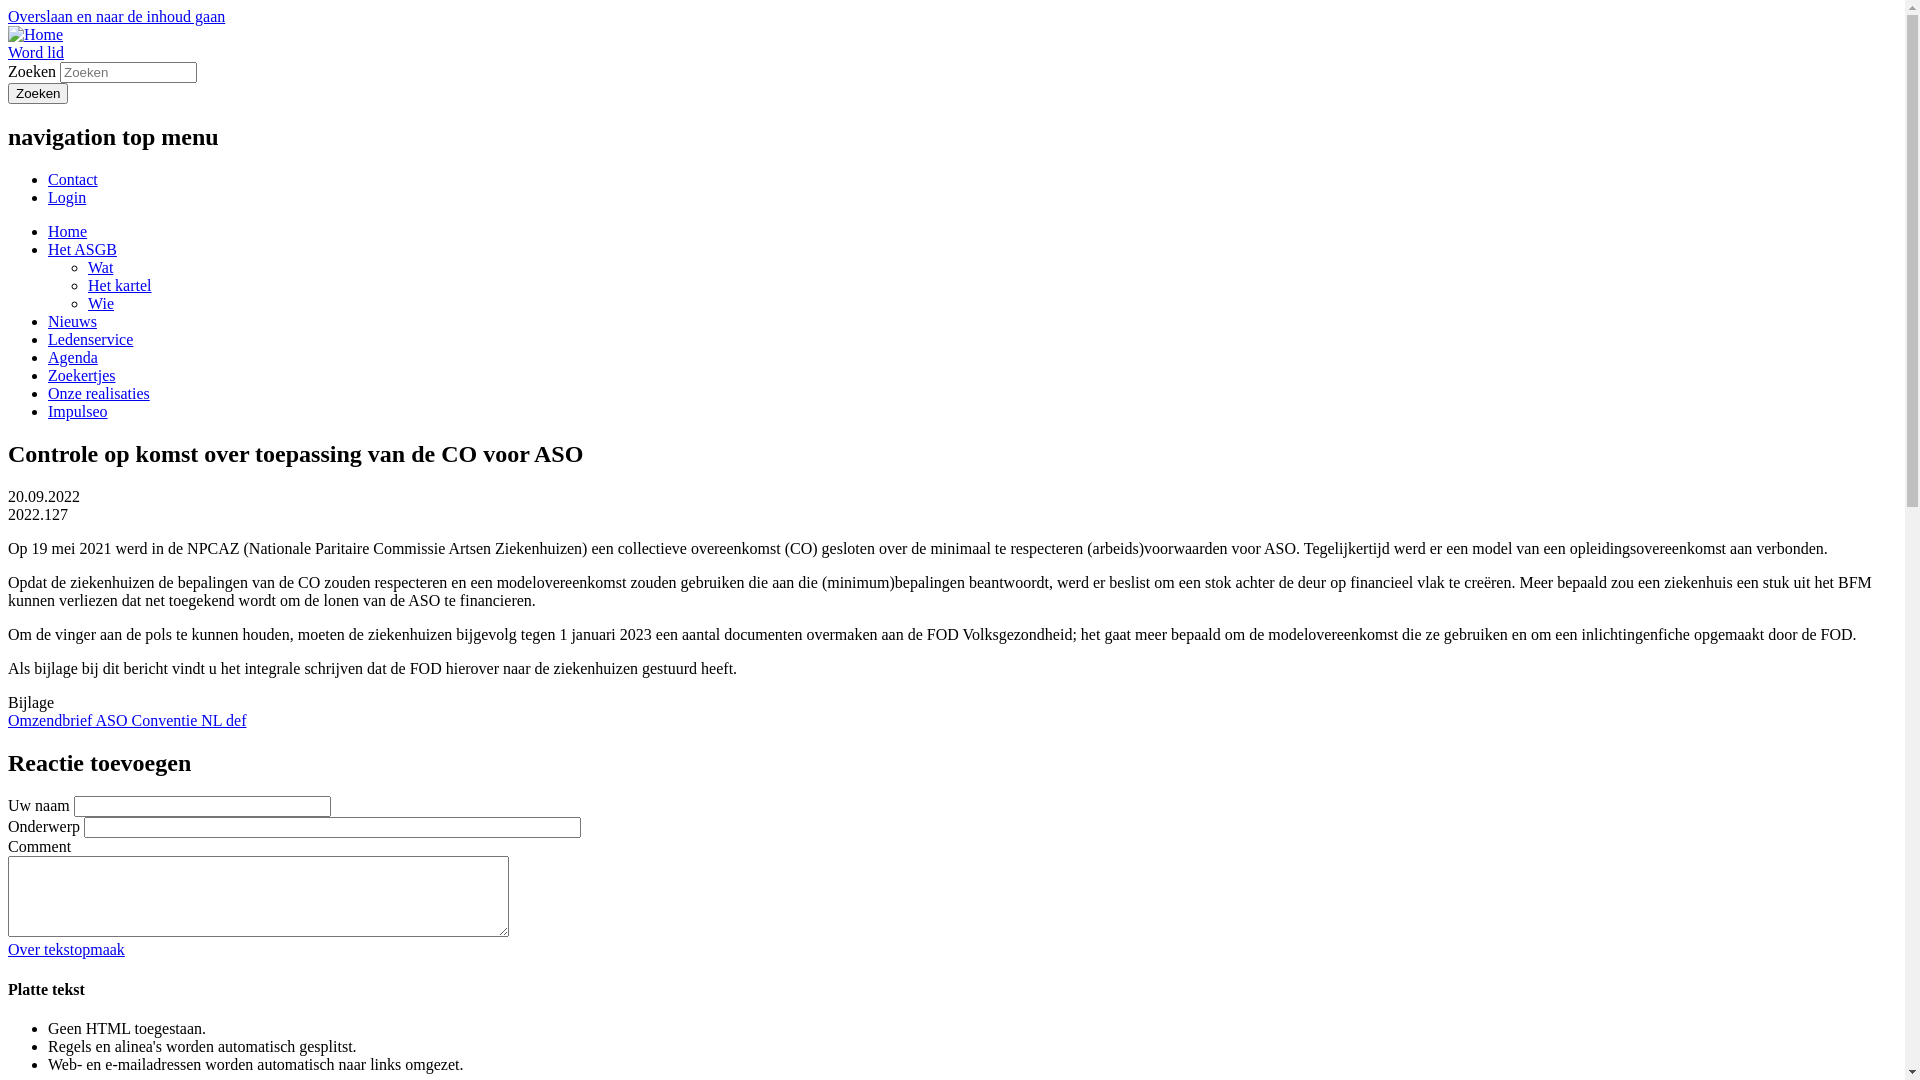 The image size is (1920, 1080). Describe the element at coordinates (80, 375) in the screenshot. I see `'Zoekertjes'` at that location.